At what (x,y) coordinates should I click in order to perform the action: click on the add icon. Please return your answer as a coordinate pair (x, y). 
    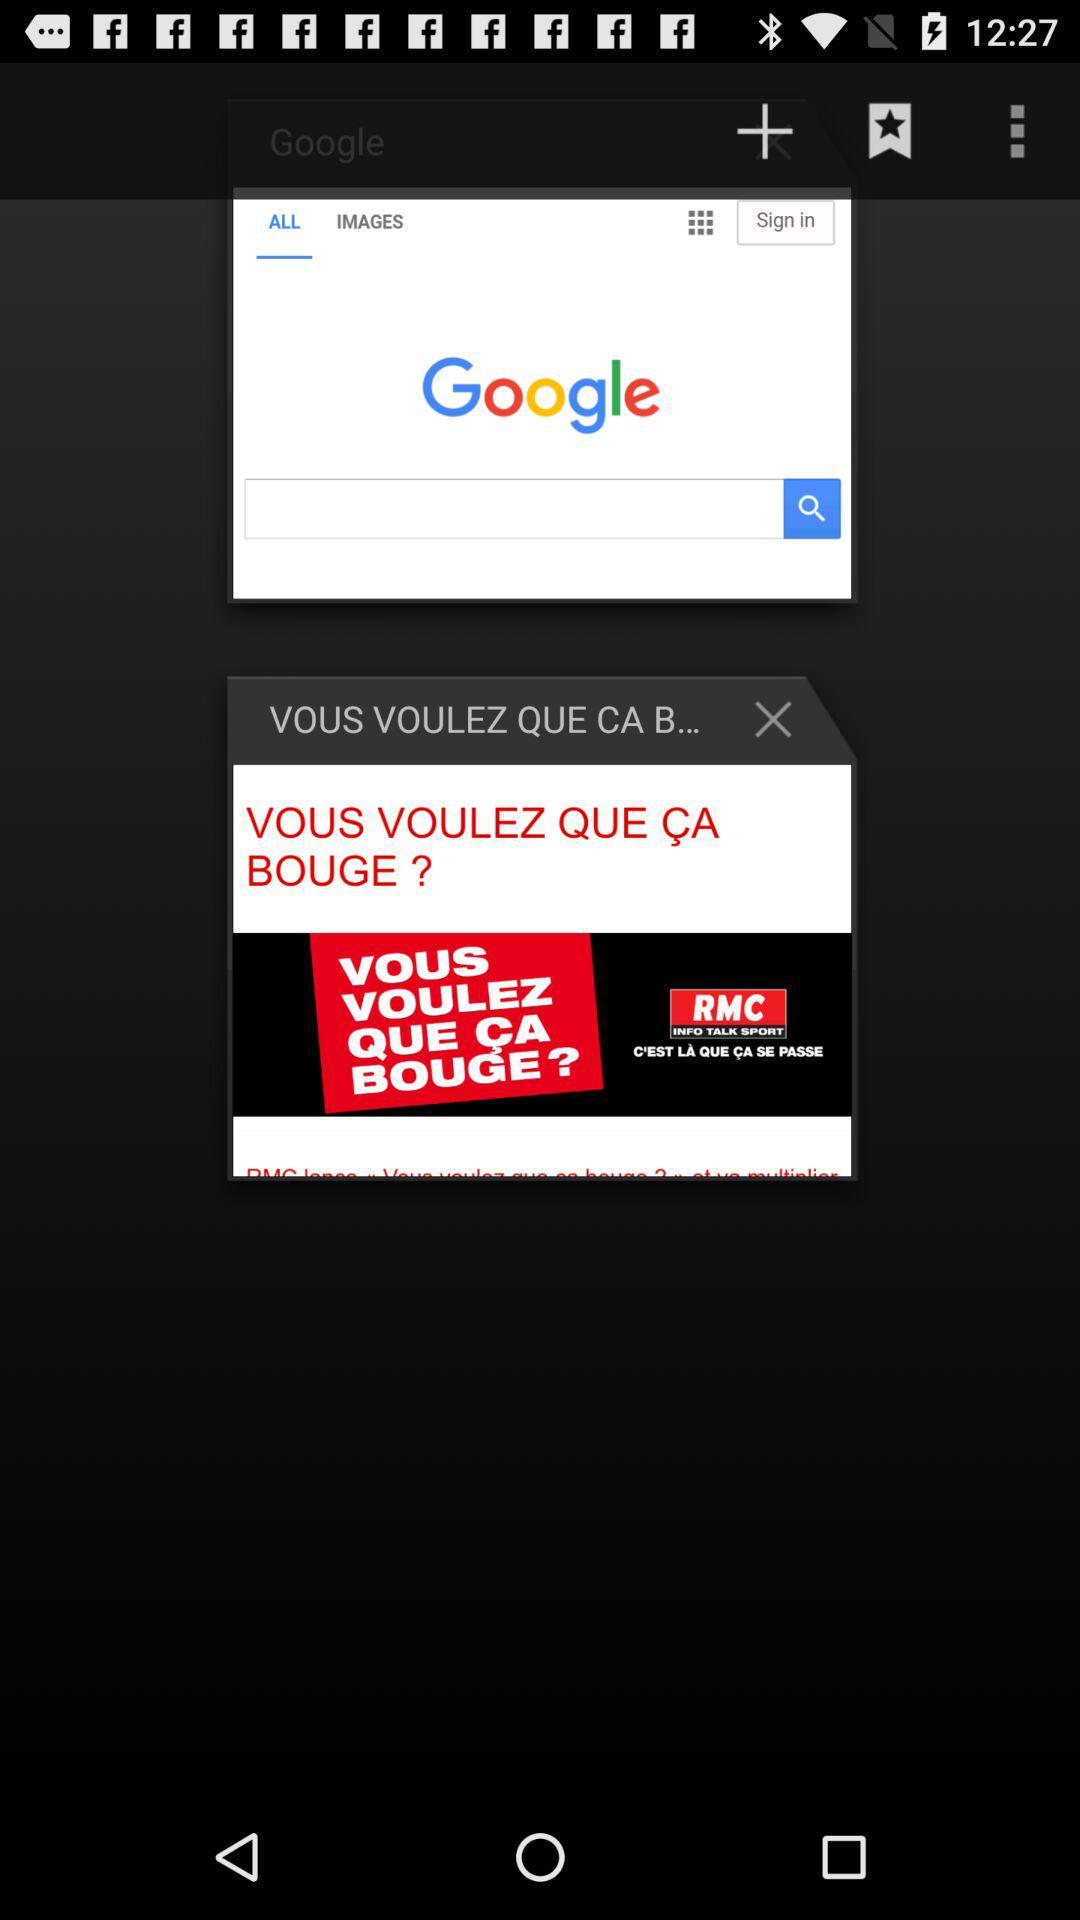
    Looking at the image, I should click on (764, 139).